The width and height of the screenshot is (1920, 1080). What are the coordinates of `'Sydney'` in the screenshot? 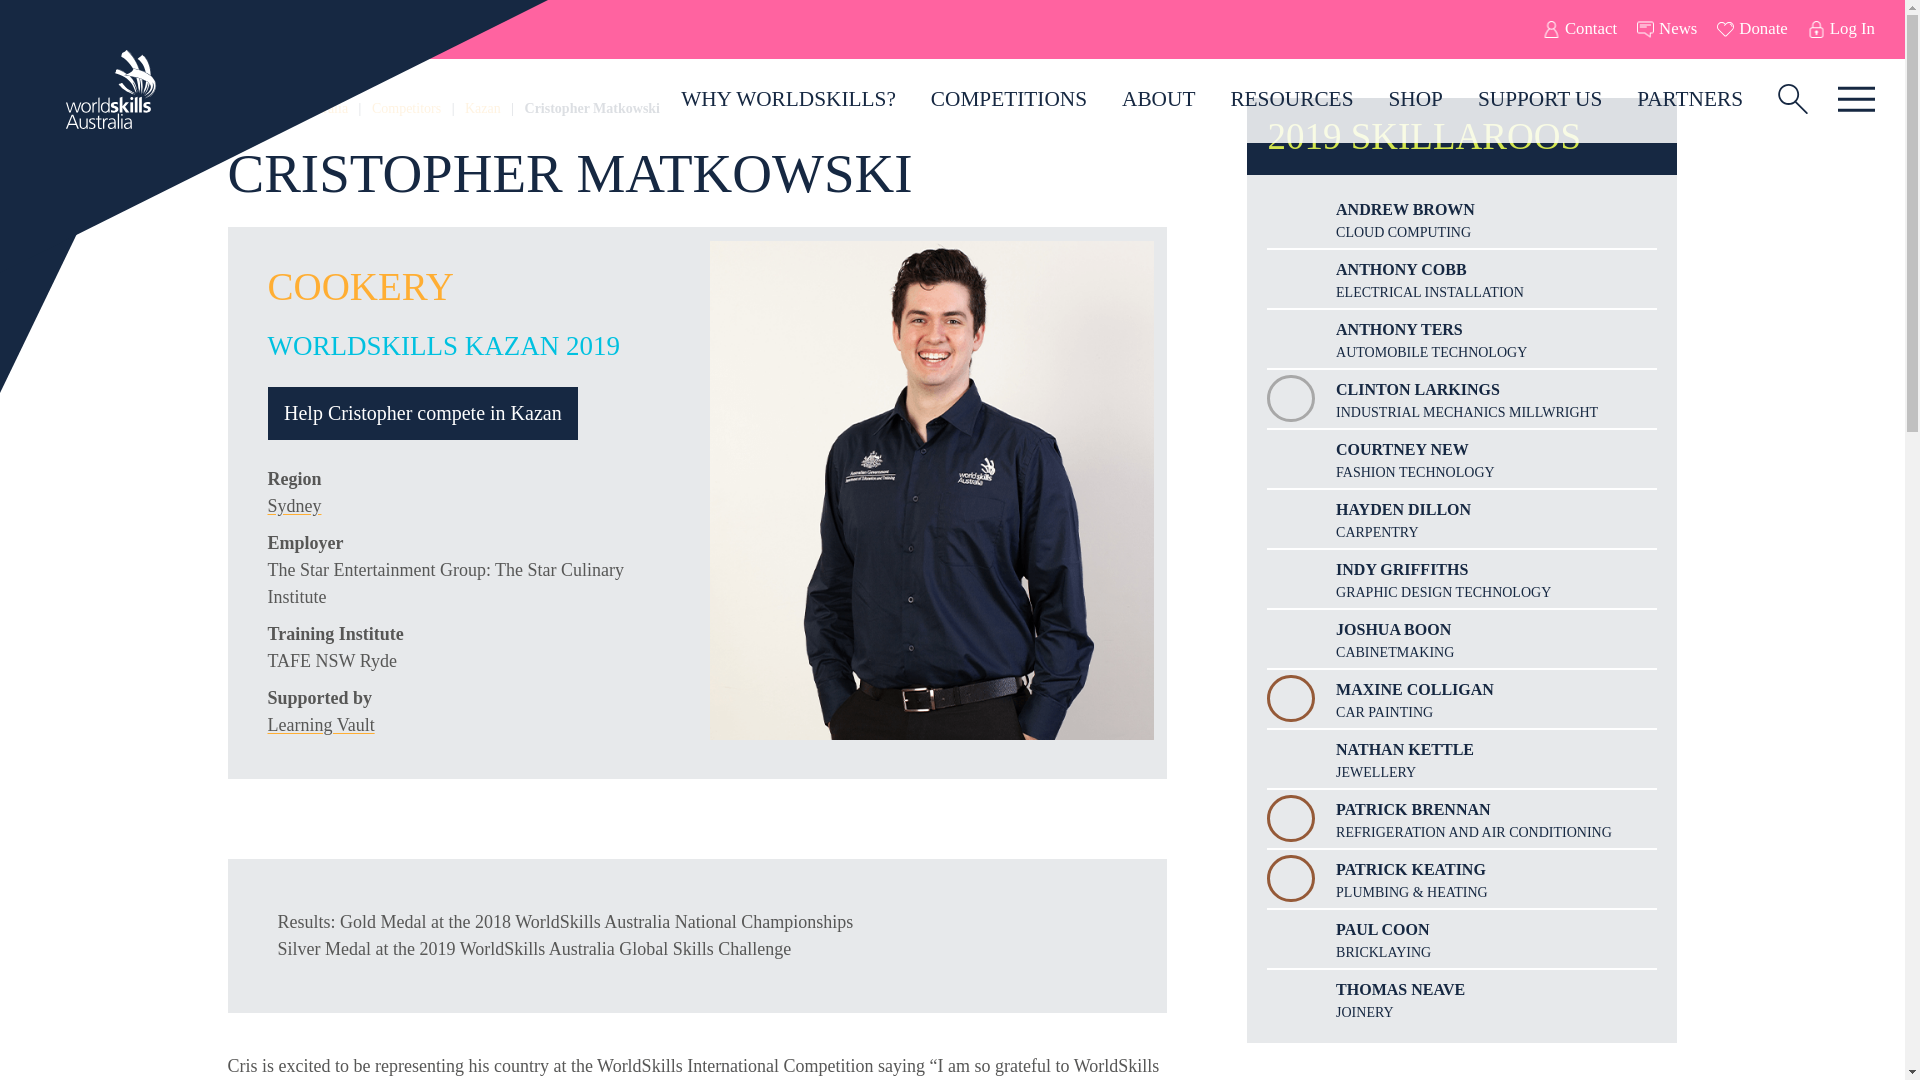 It's located at (293, 504).